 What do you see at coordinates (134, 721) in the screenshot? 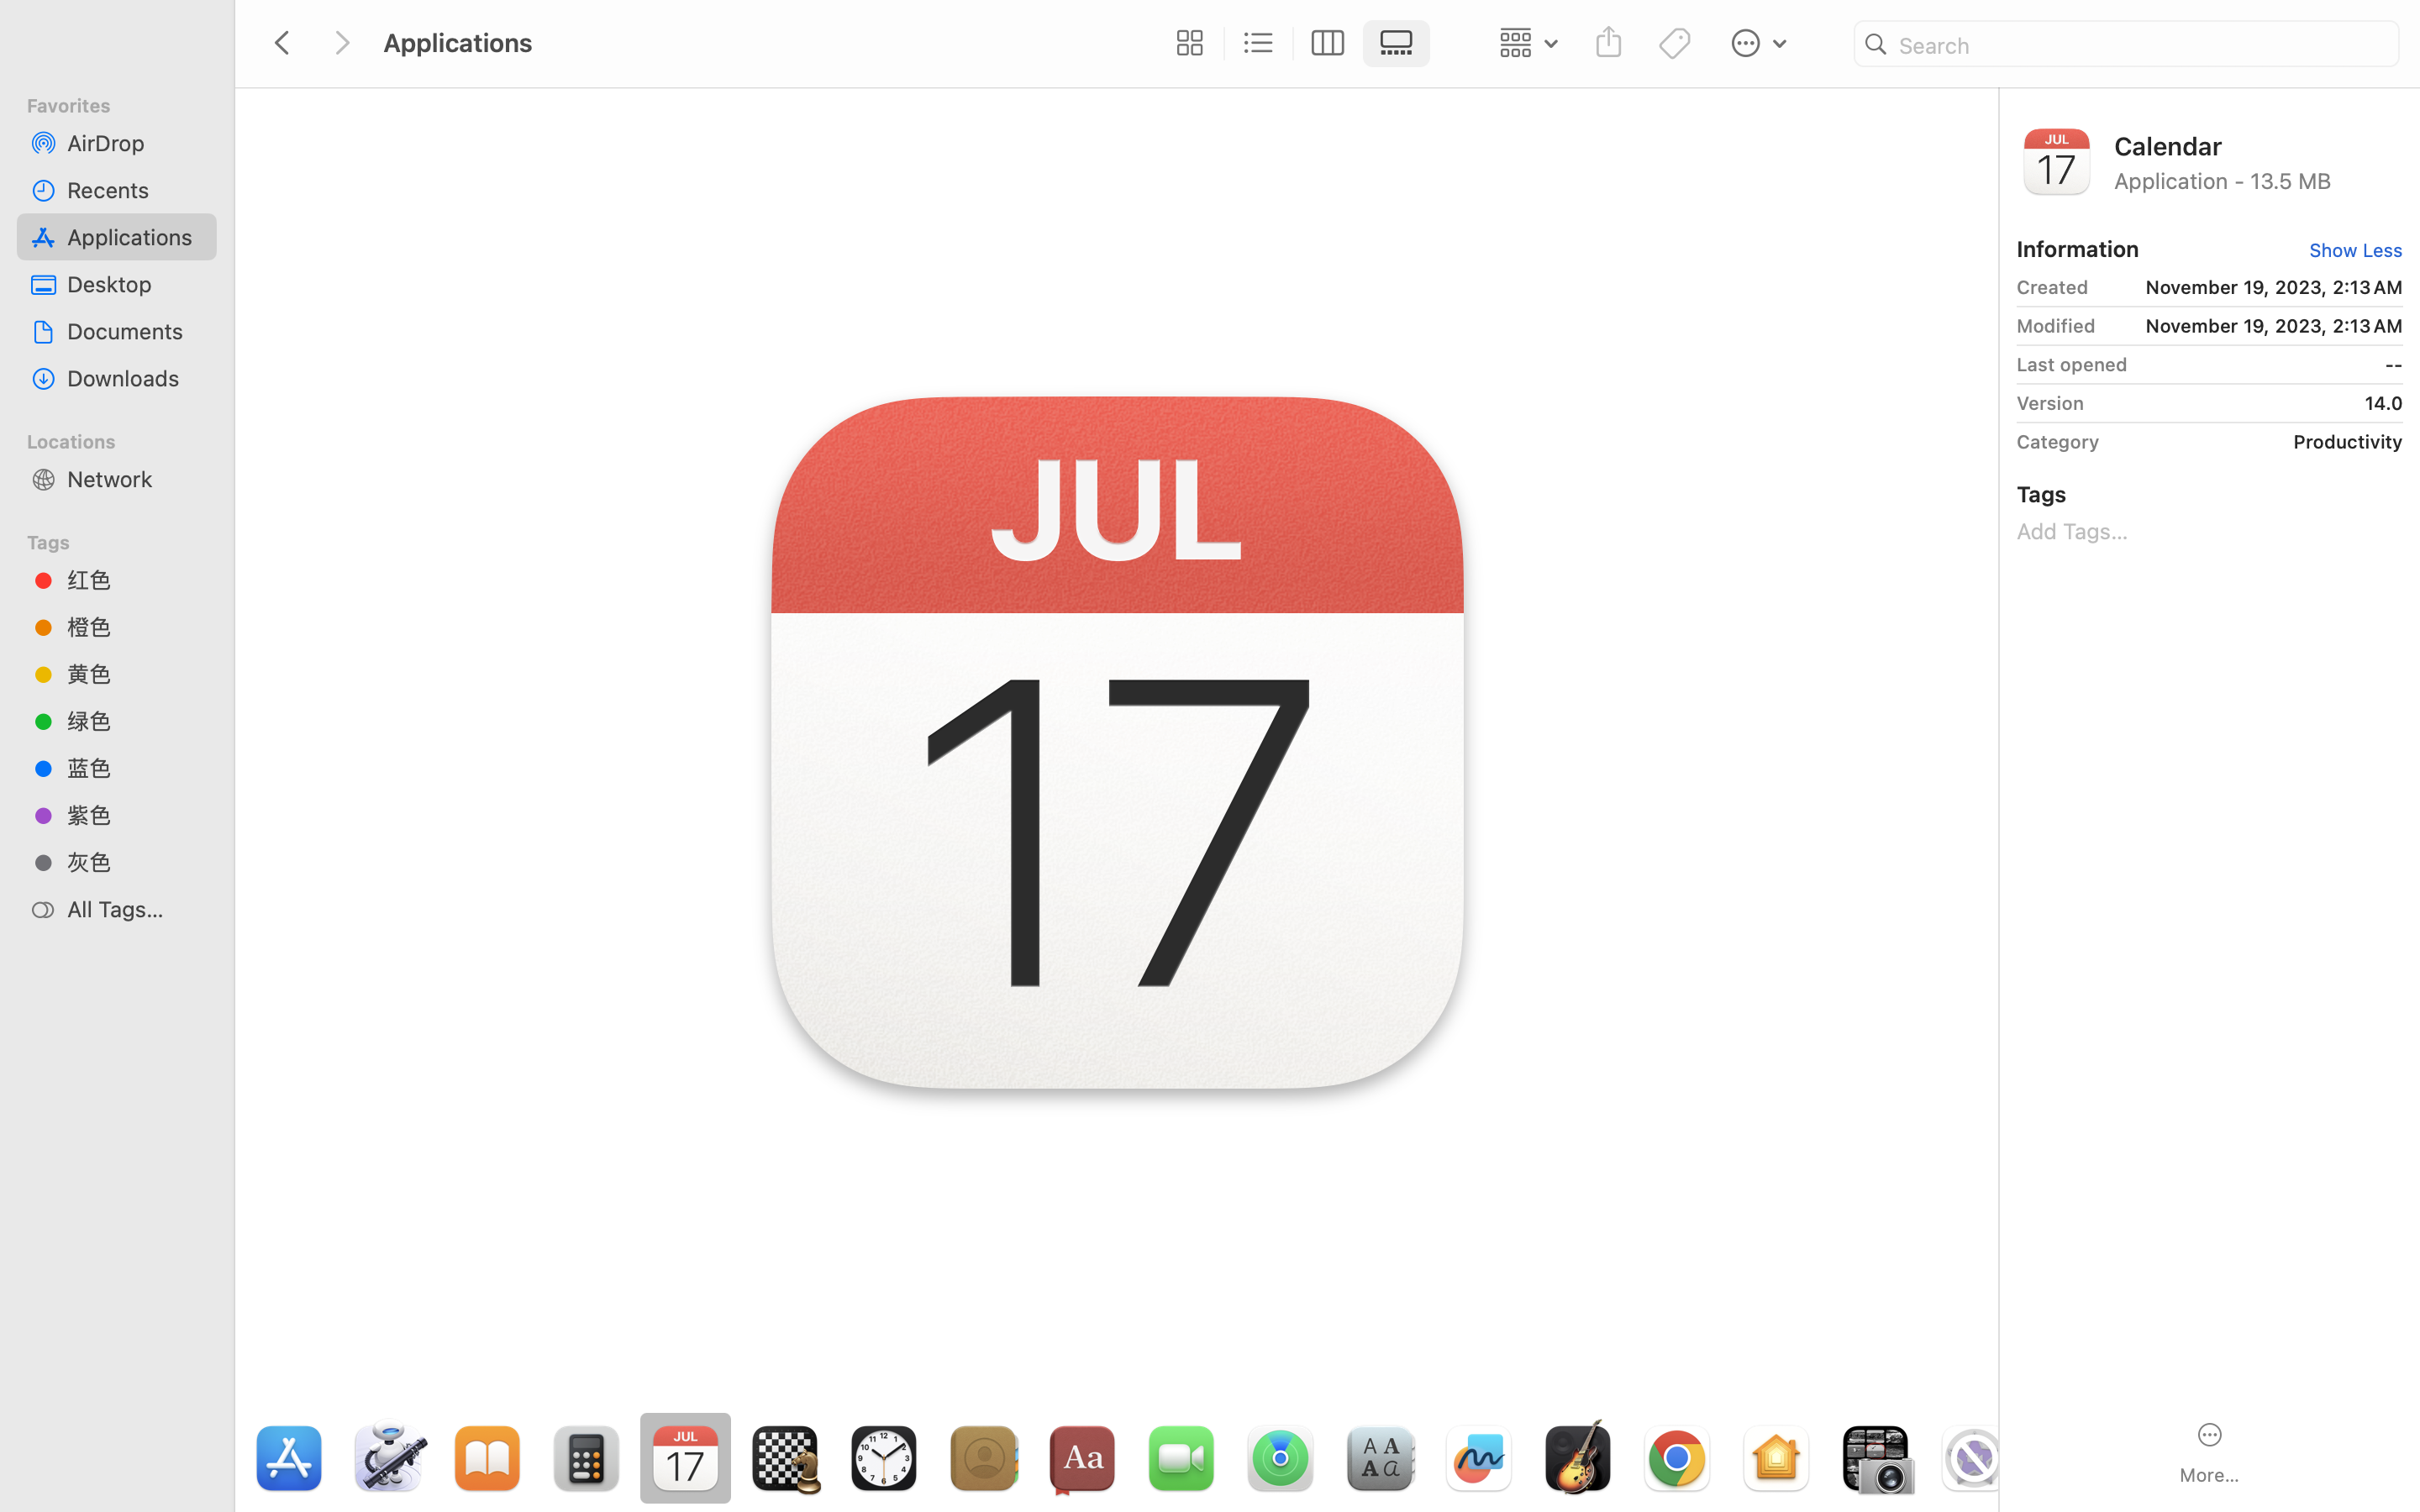
I see `'绿色'` at bounding box center [134, 721].